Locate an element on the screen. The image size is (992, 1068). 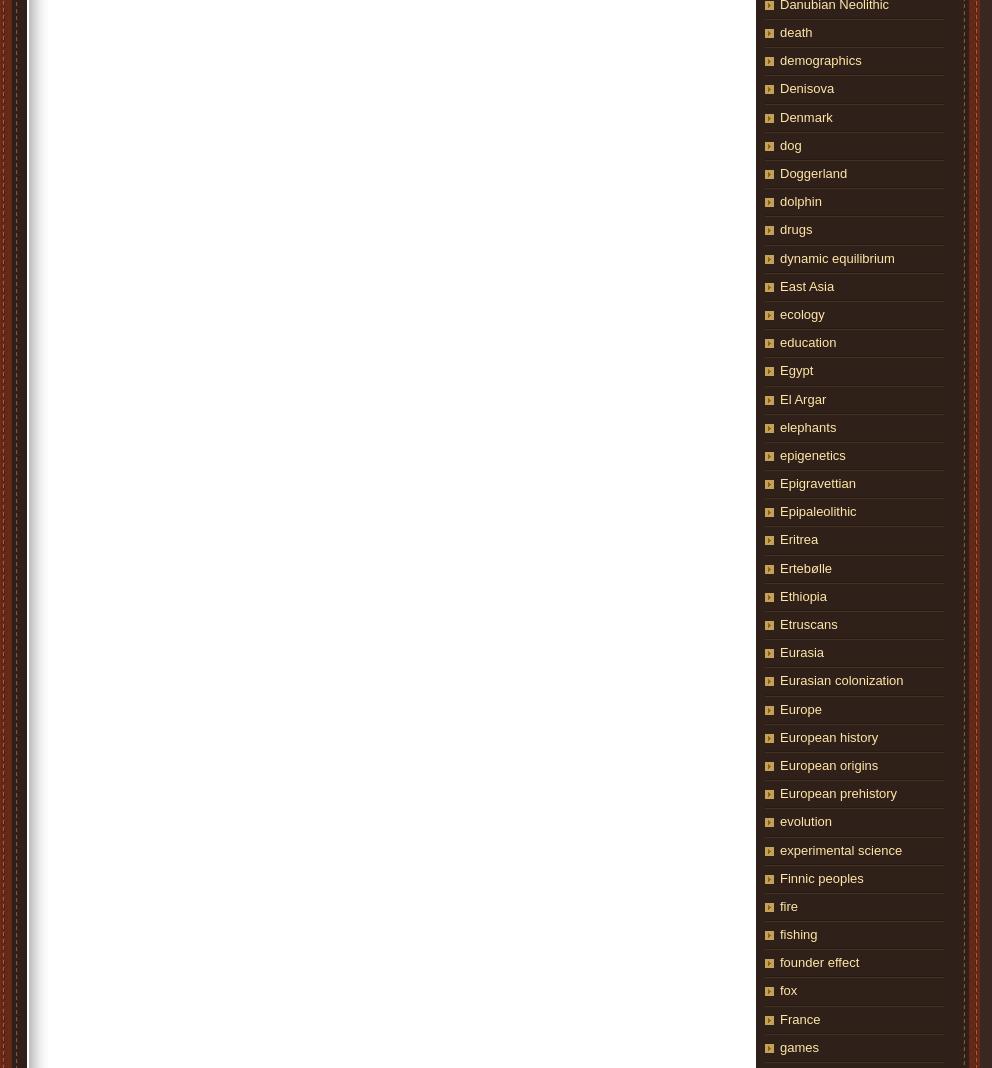
'experimental science' is located at coordinates (779, 848).